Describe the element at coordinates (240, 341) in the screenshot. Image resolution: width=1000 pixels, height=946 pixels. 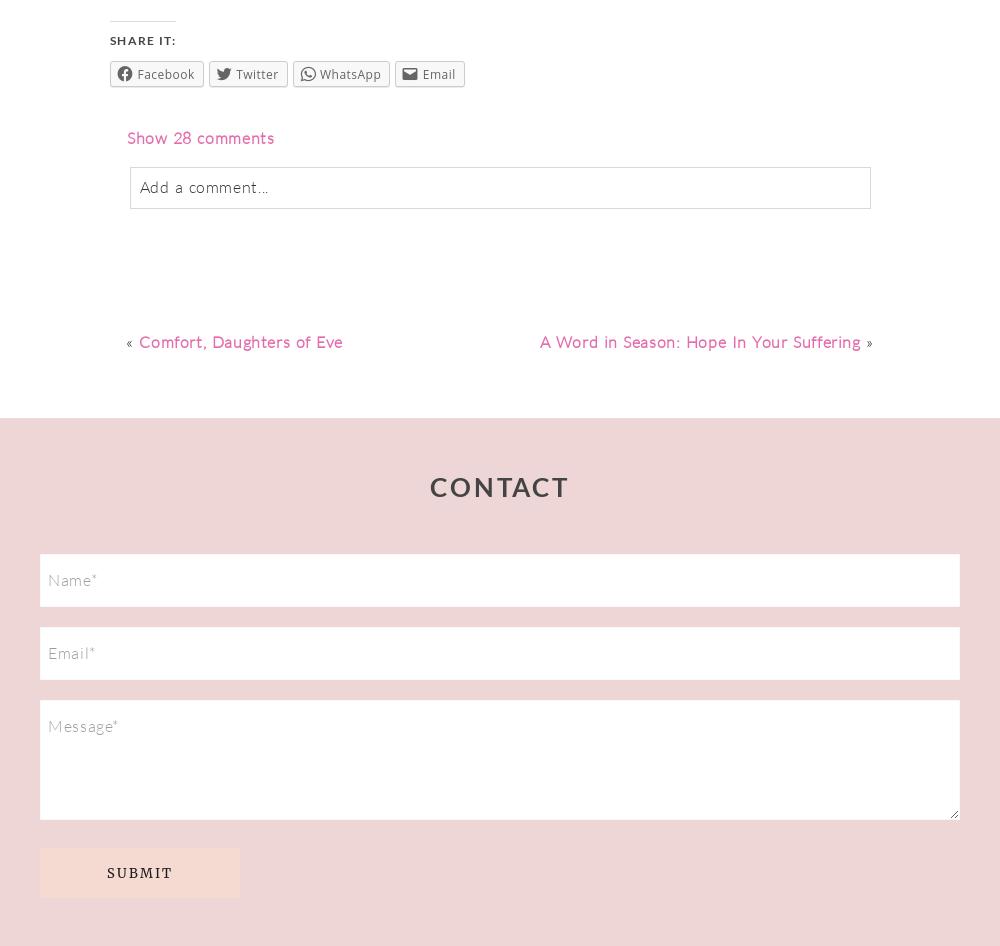
I see `'Comfort, Daughters of Eve'` at that location.